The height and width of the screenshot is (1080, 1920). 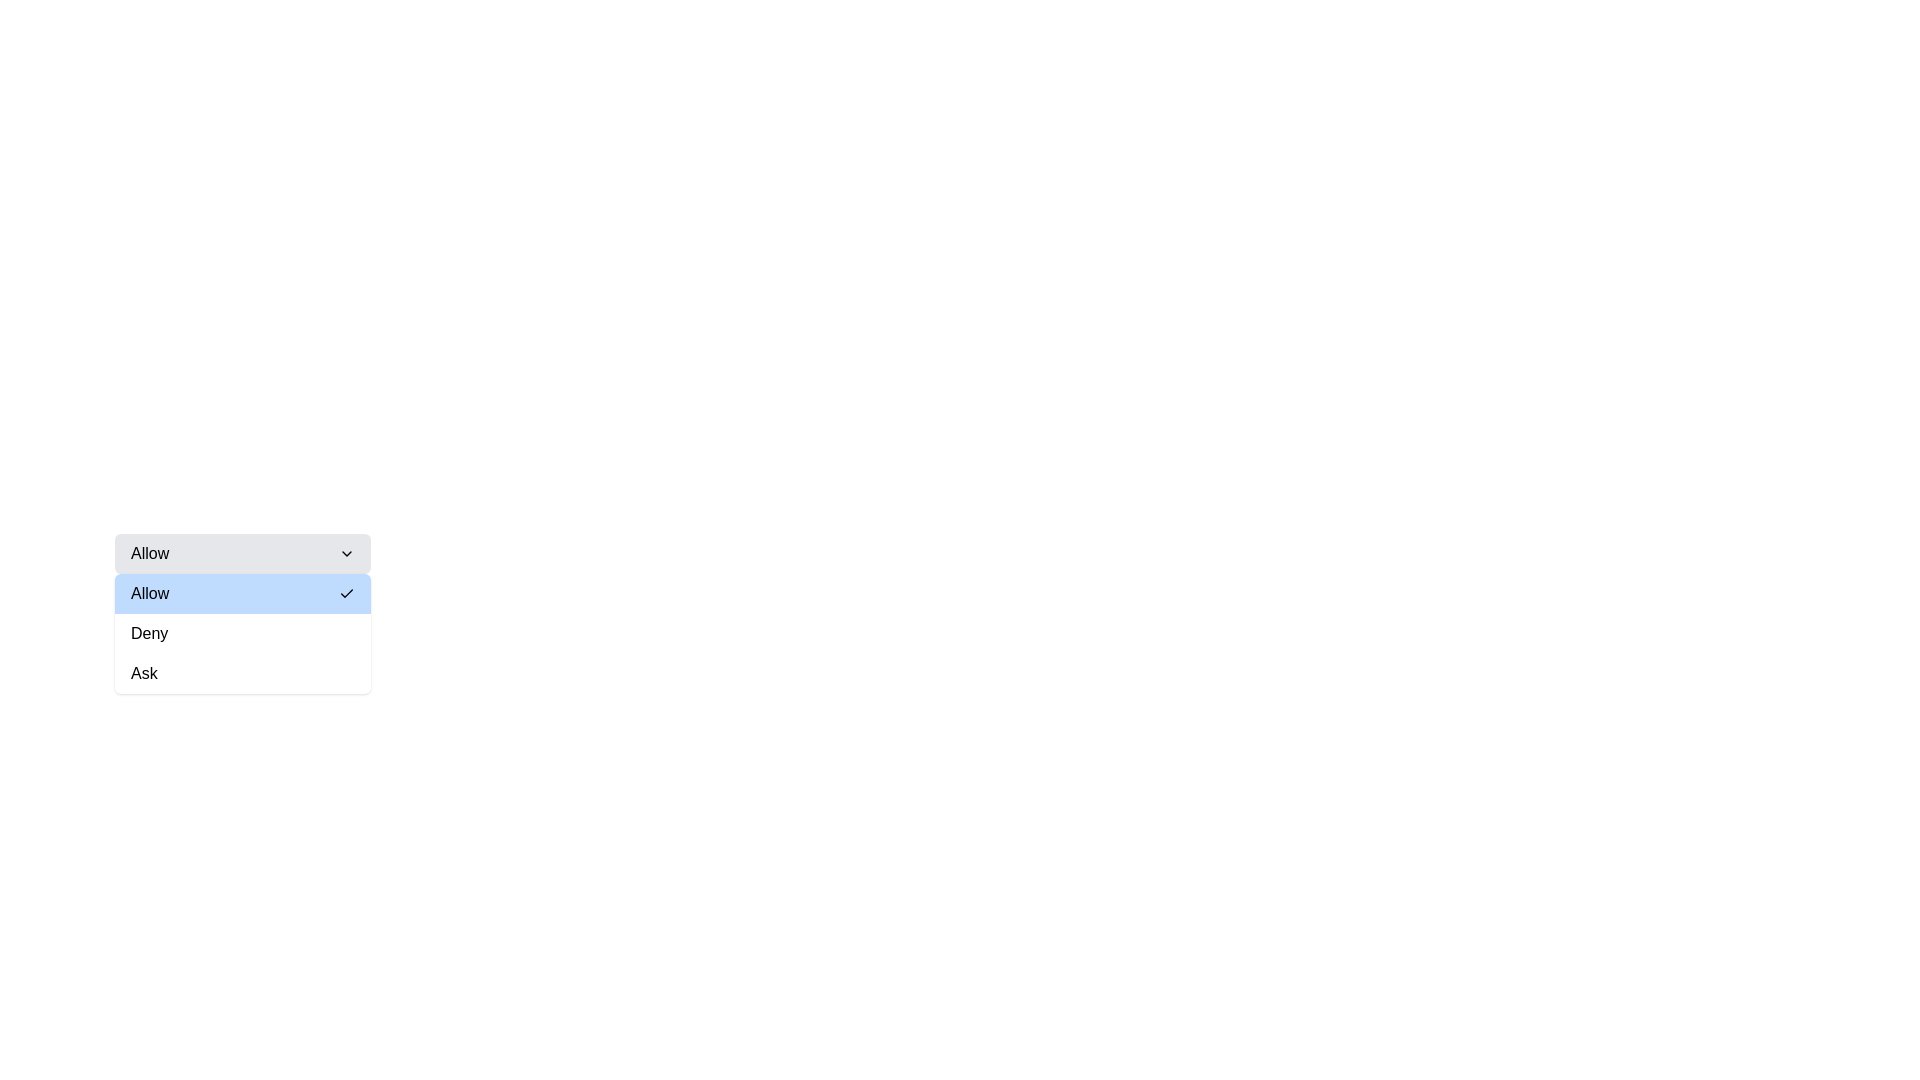 What do you see at coordinates (346, 554) in the screenshot?
I see `the downward-facing chevron icon located at the far right inside the 'Allow' dropdown button` at bounding box center [346, 554].